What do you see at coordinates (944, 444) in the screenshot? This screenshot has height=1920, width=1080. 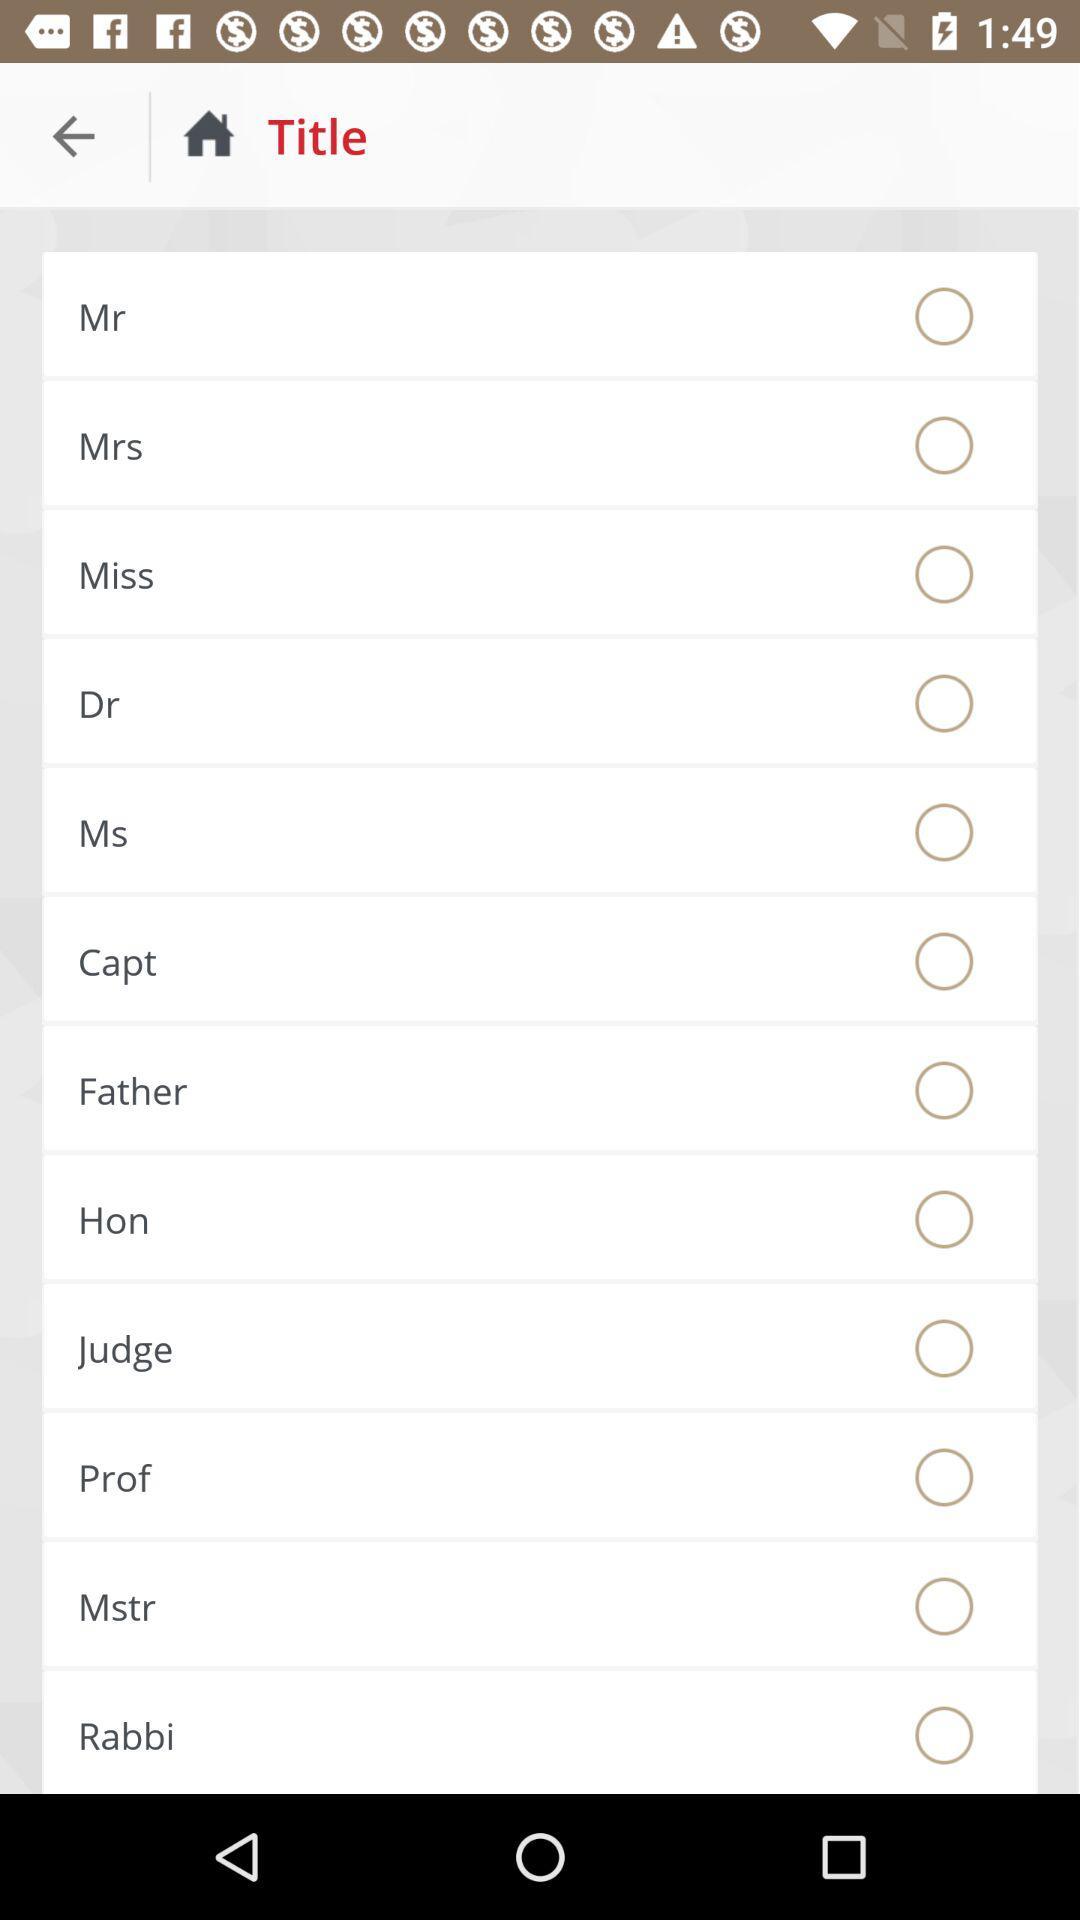 I see `choose mrs. title` at bounding box center [944, 444].